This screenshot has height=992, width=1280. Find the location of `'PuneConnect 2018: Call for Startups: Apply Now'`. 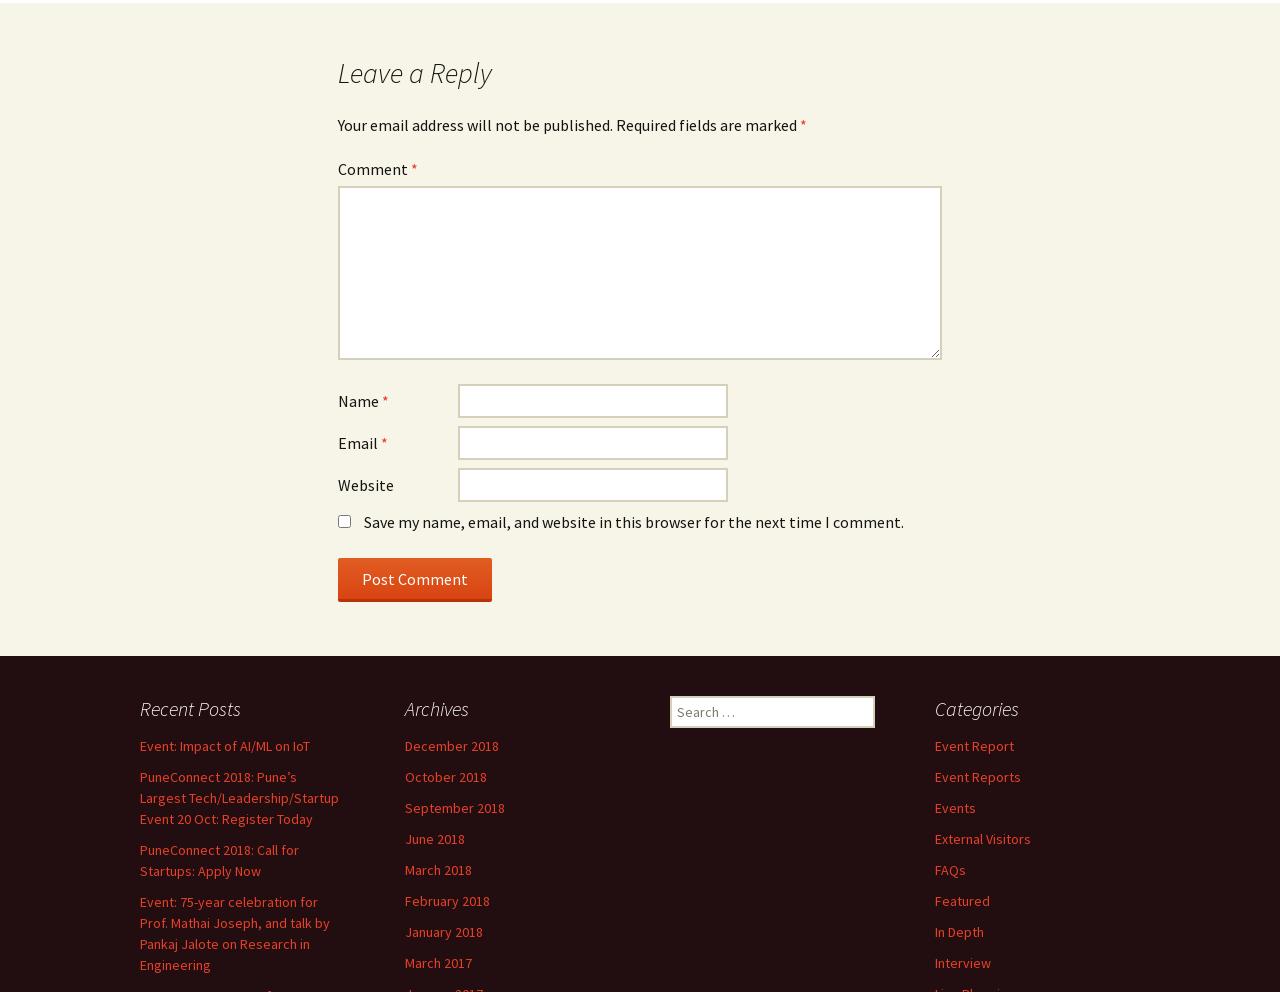

'PuneConnect 2018: Call for Startups: Apply Now' is located at coordinates (219, 859).